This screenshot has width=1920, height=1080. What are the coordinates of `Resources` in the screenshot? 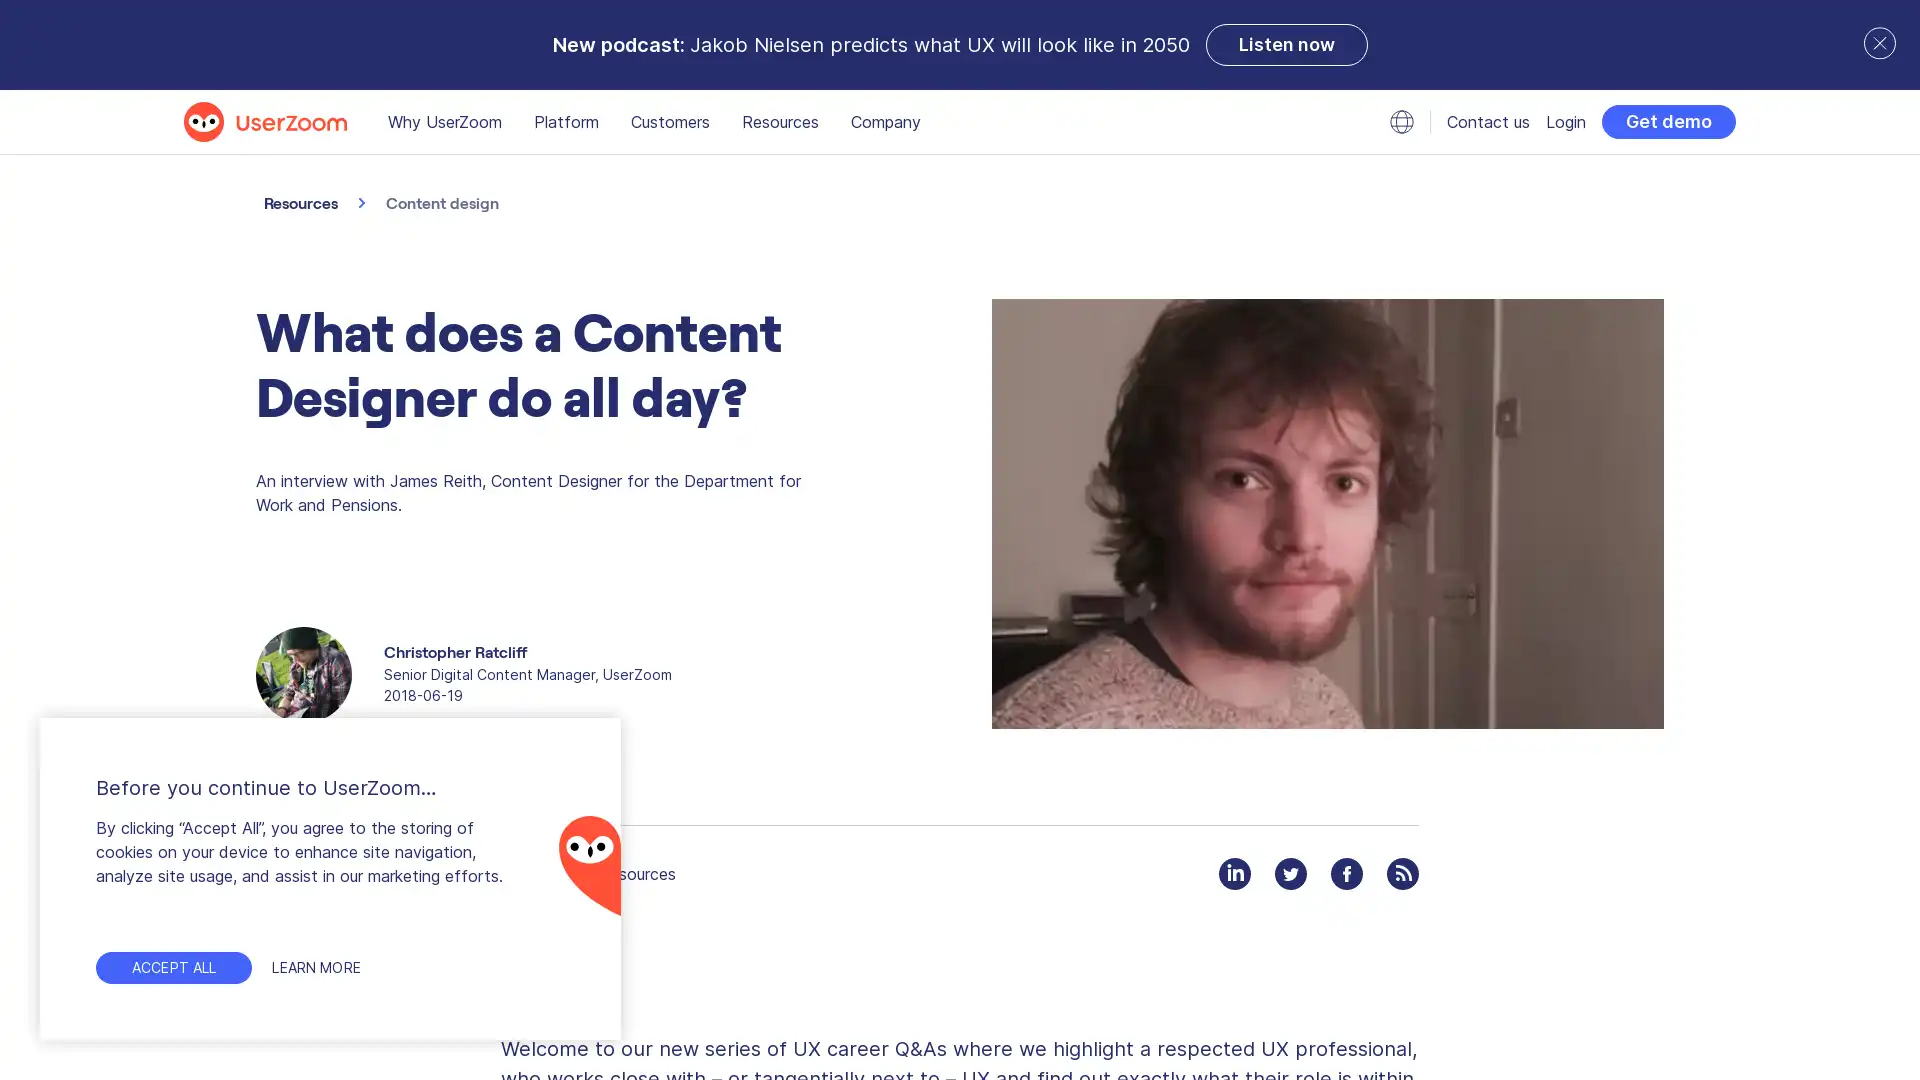 It's located at (779, 122).